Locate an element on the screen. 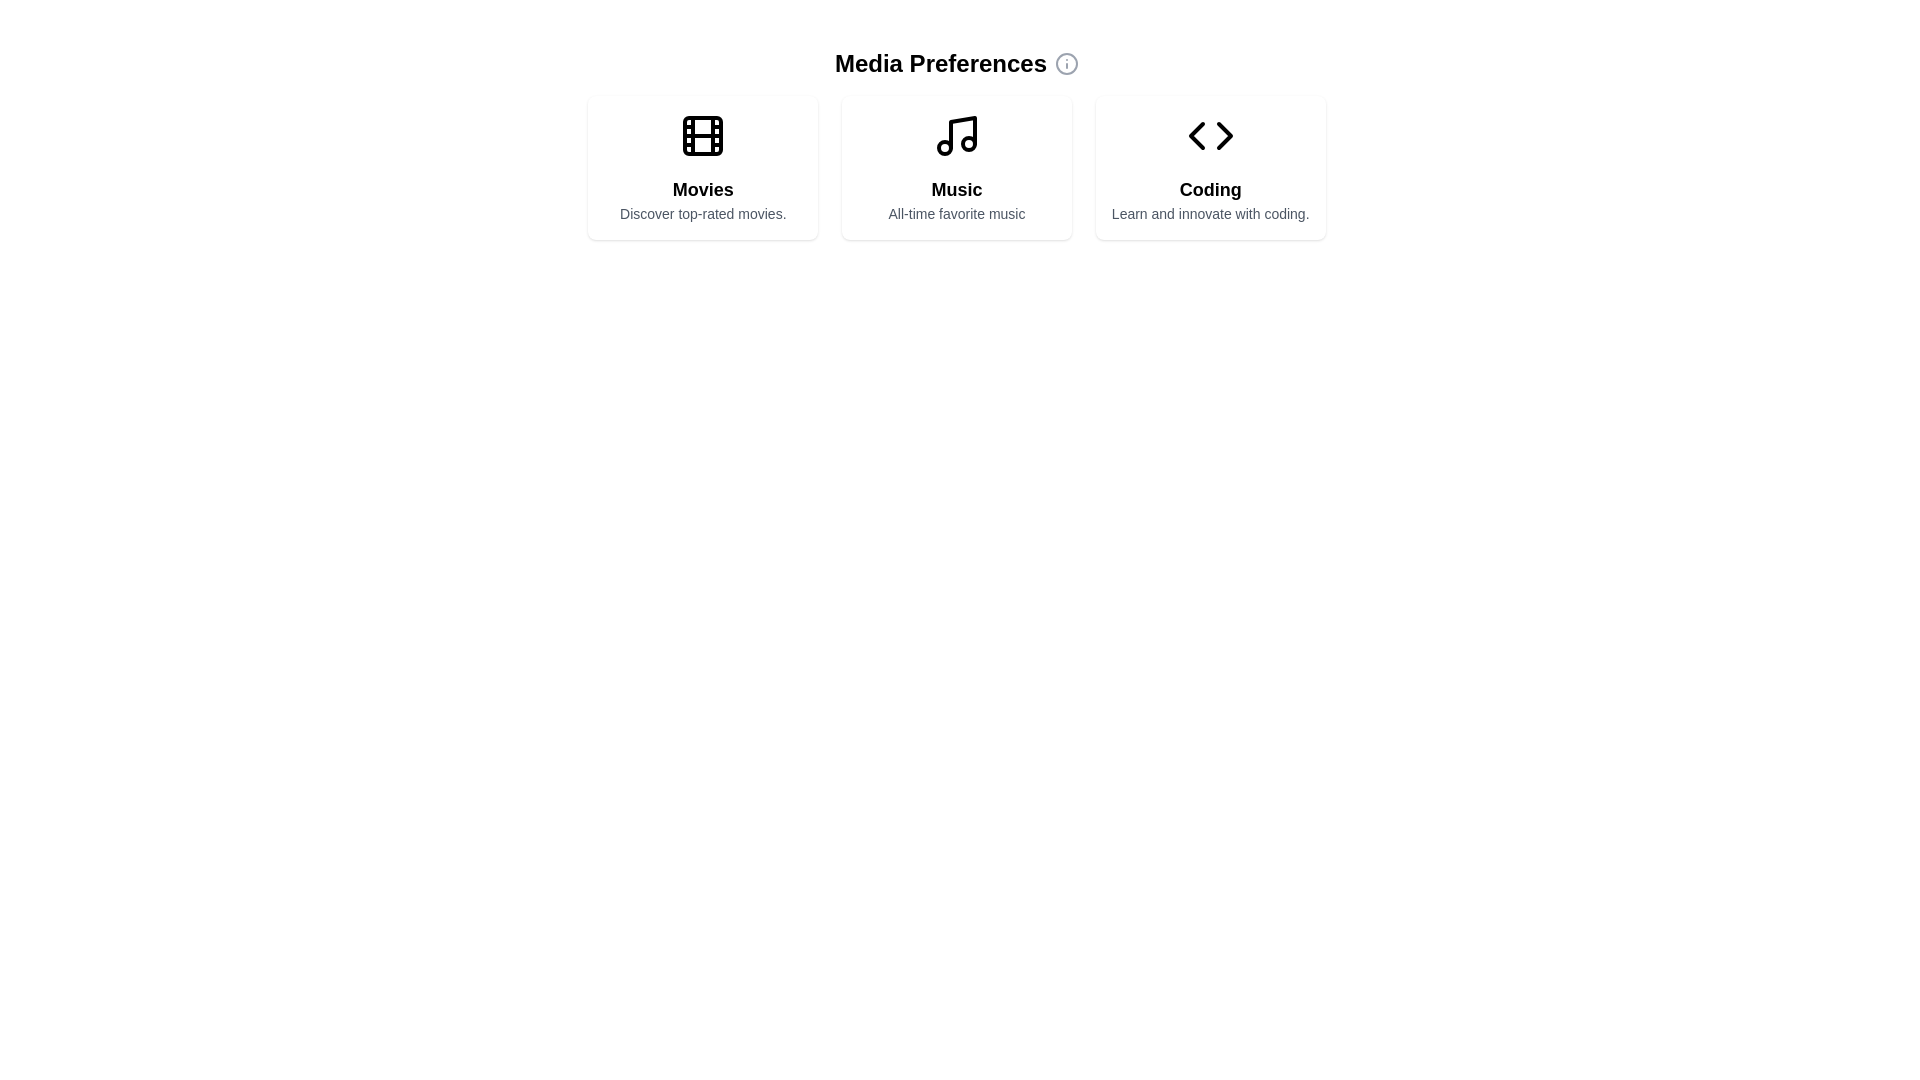  the first card in the grid, located at the top-left section is located at coordinates (703, 167).